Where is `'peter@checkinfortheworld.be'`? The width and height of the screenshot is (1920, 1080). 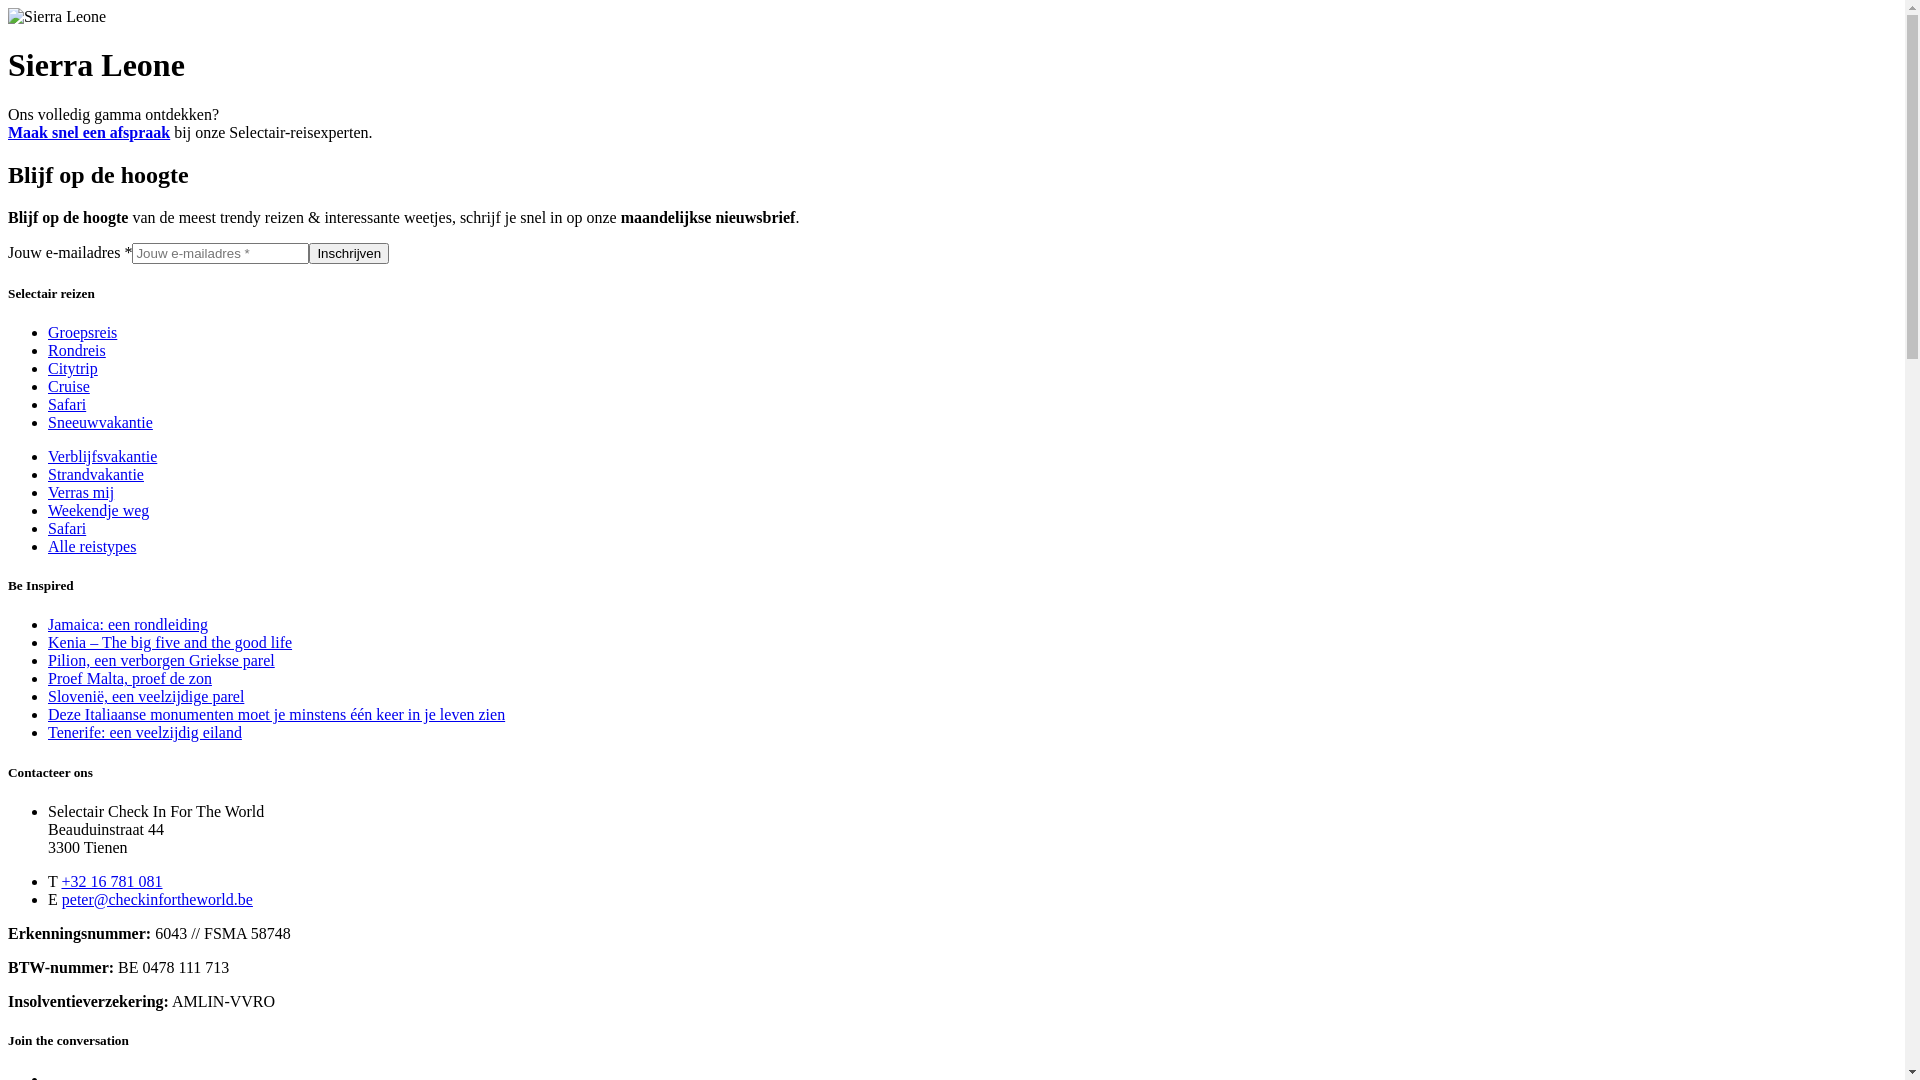 'peter@checkinfortheworld.be' is located at coordinates (156, 898).